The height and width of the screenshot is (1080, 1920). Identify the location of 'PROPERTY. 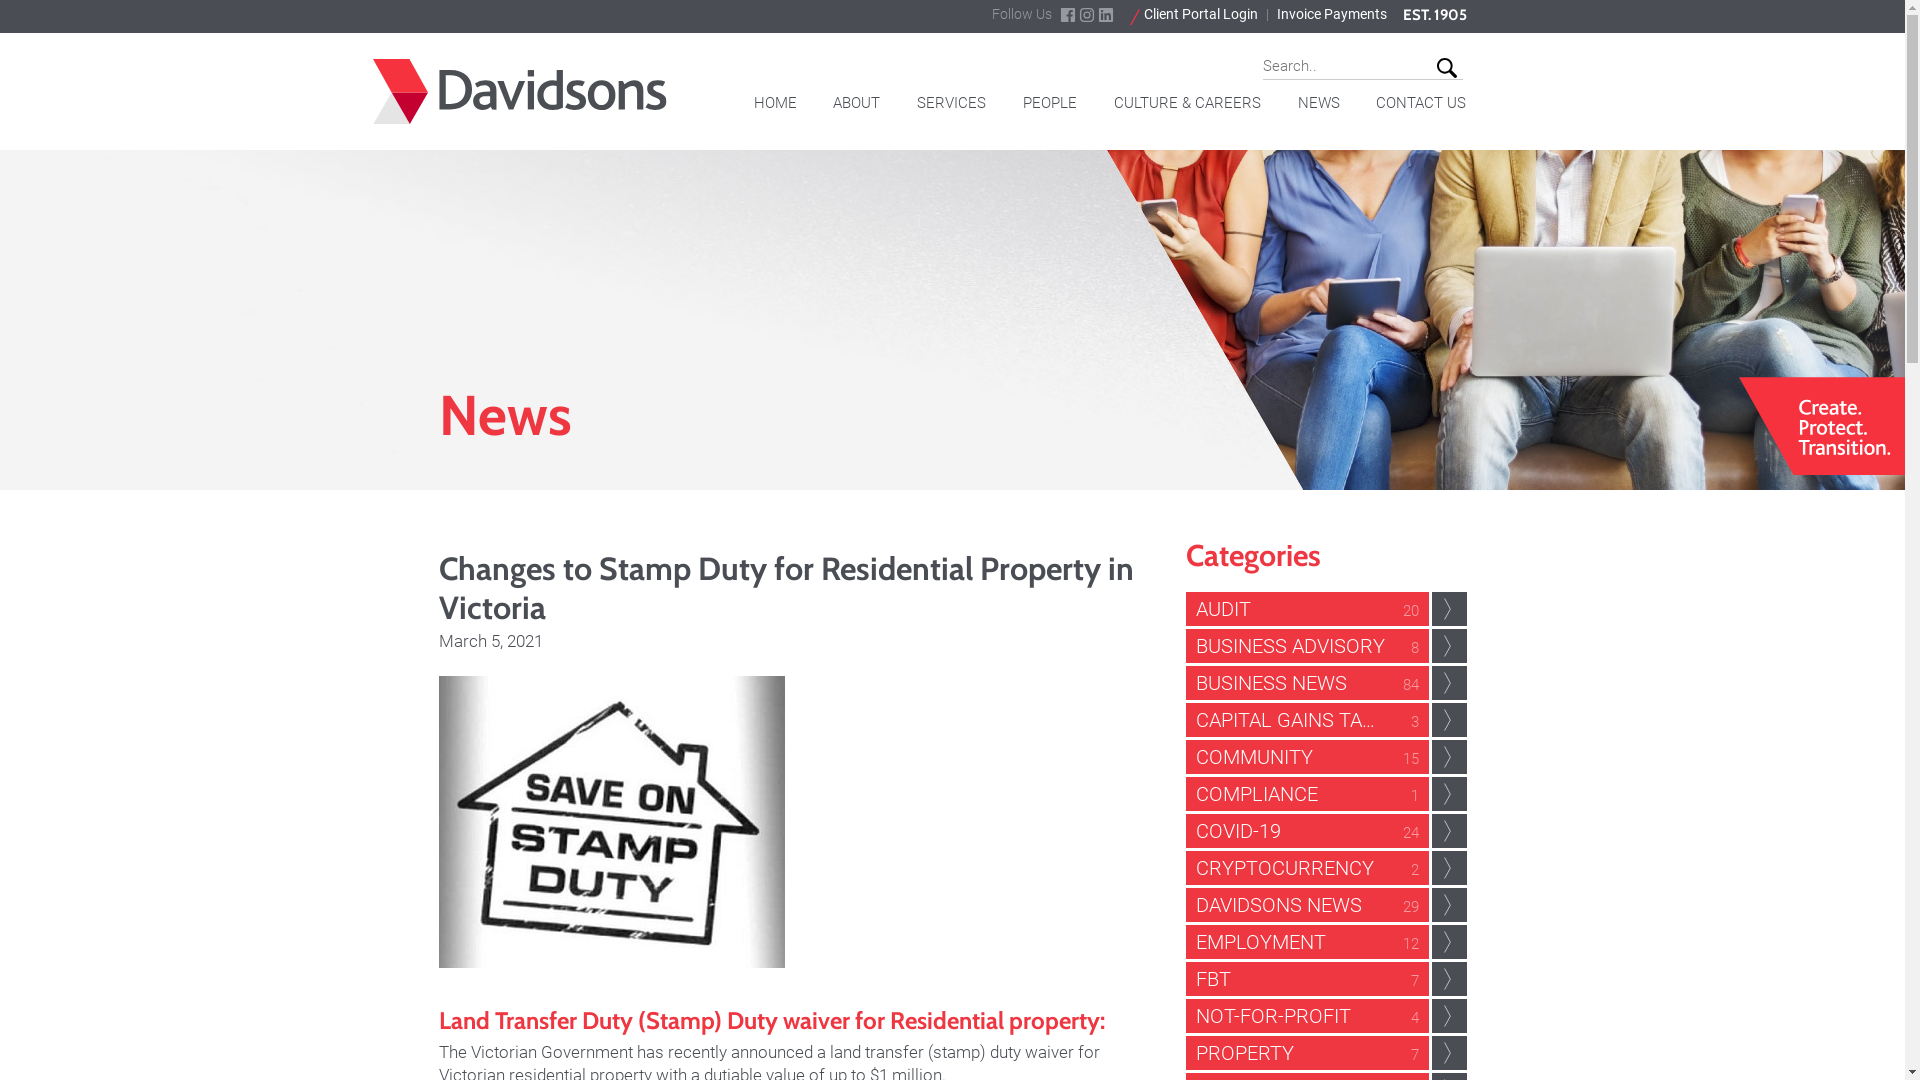
(1185, 1052).